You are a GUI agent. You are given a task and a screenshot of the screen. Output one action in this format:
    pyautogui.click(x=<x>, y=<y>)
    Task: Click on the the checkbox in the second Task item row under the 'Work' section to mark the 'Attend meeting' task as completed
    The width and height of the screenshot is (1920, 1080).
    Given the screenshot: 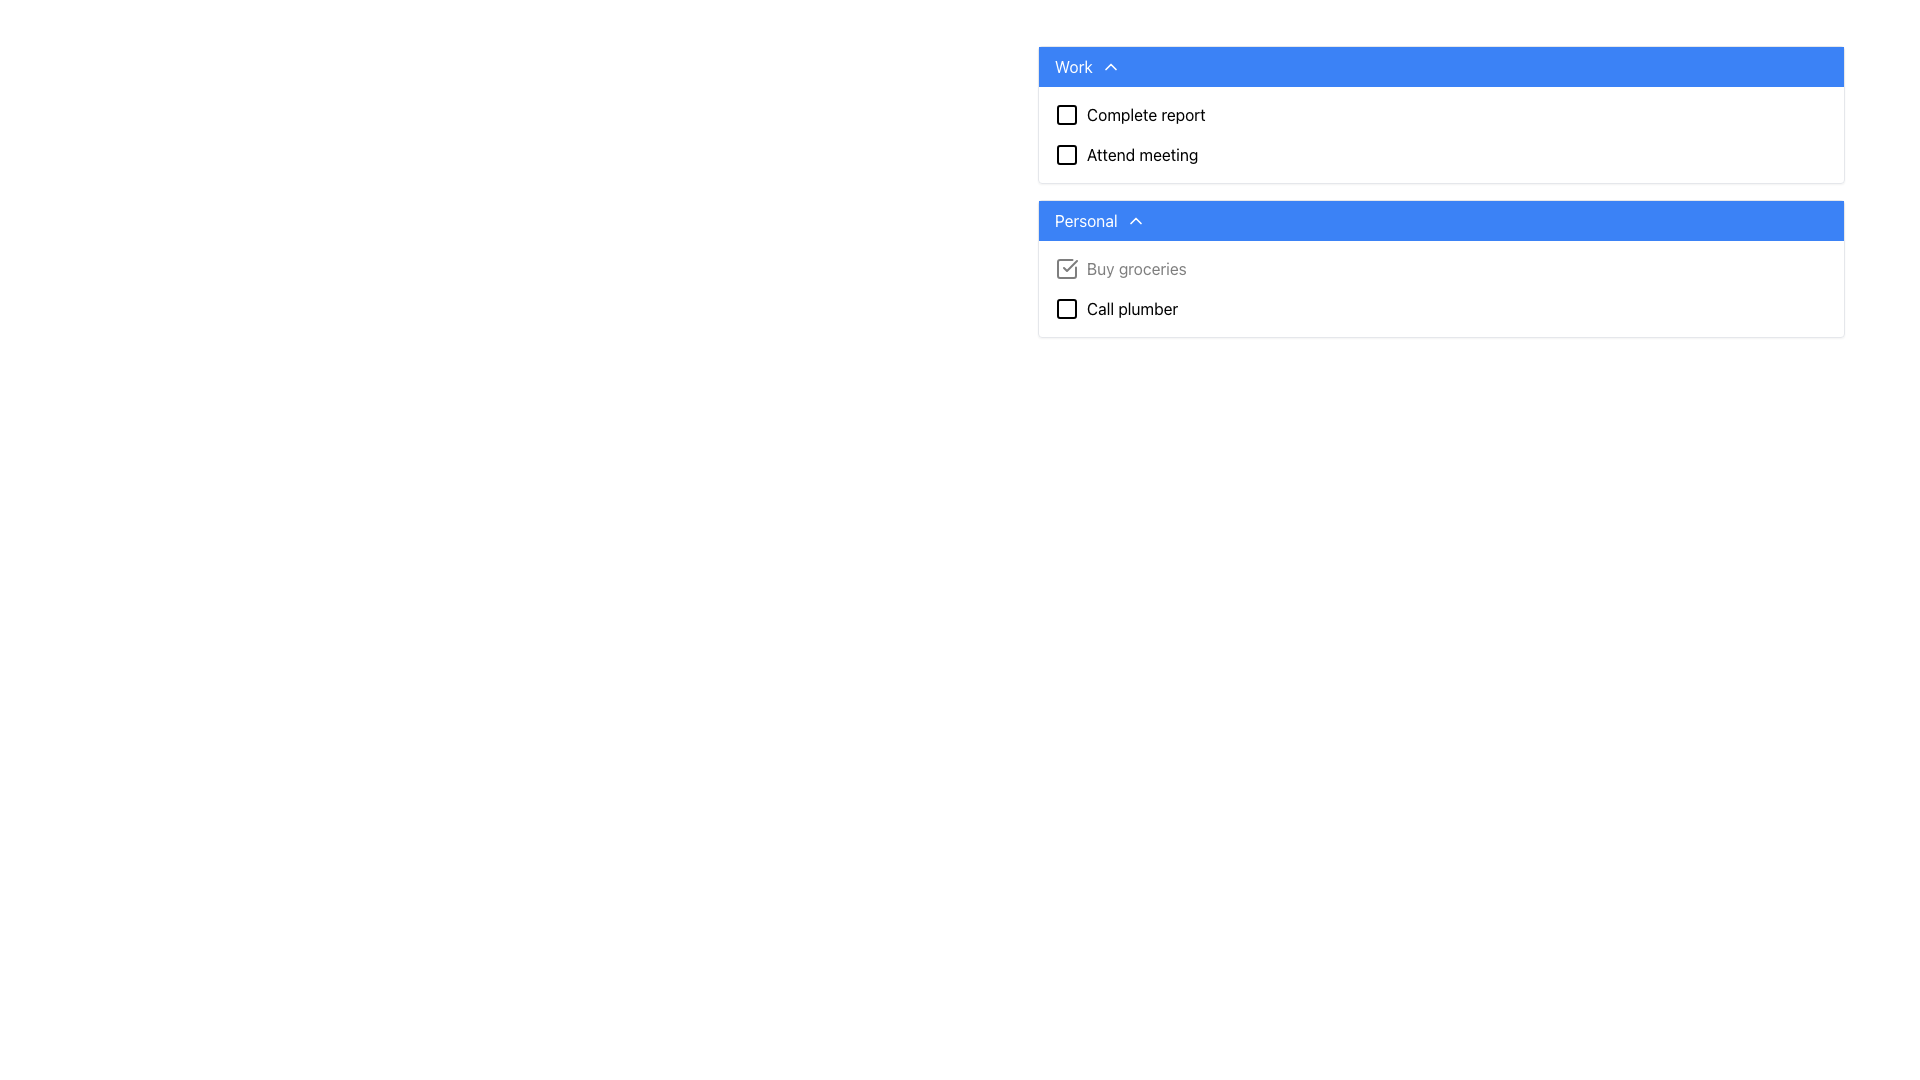 What is the action you would take?
    pyautogui.click(x=1441, y=153)
    